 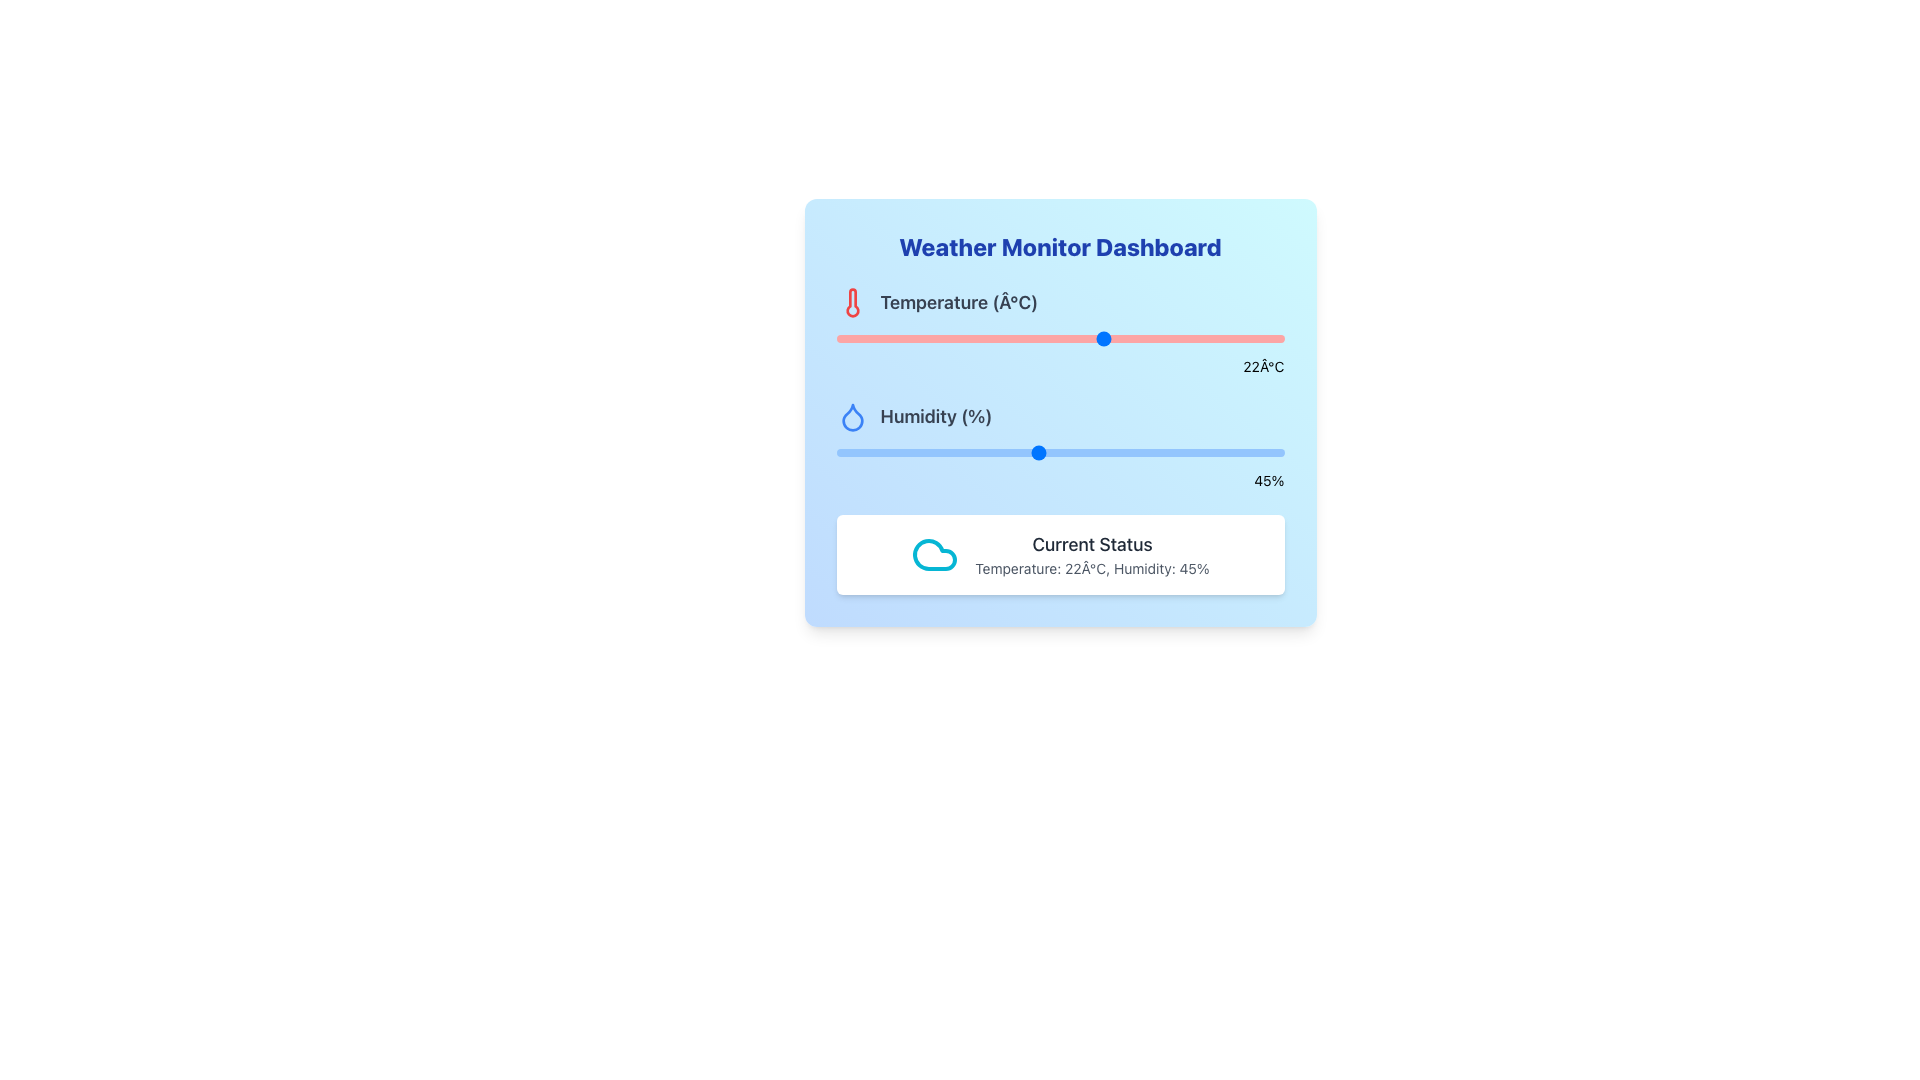 I want to click on the humidity slider, so click(x=993, y=452).